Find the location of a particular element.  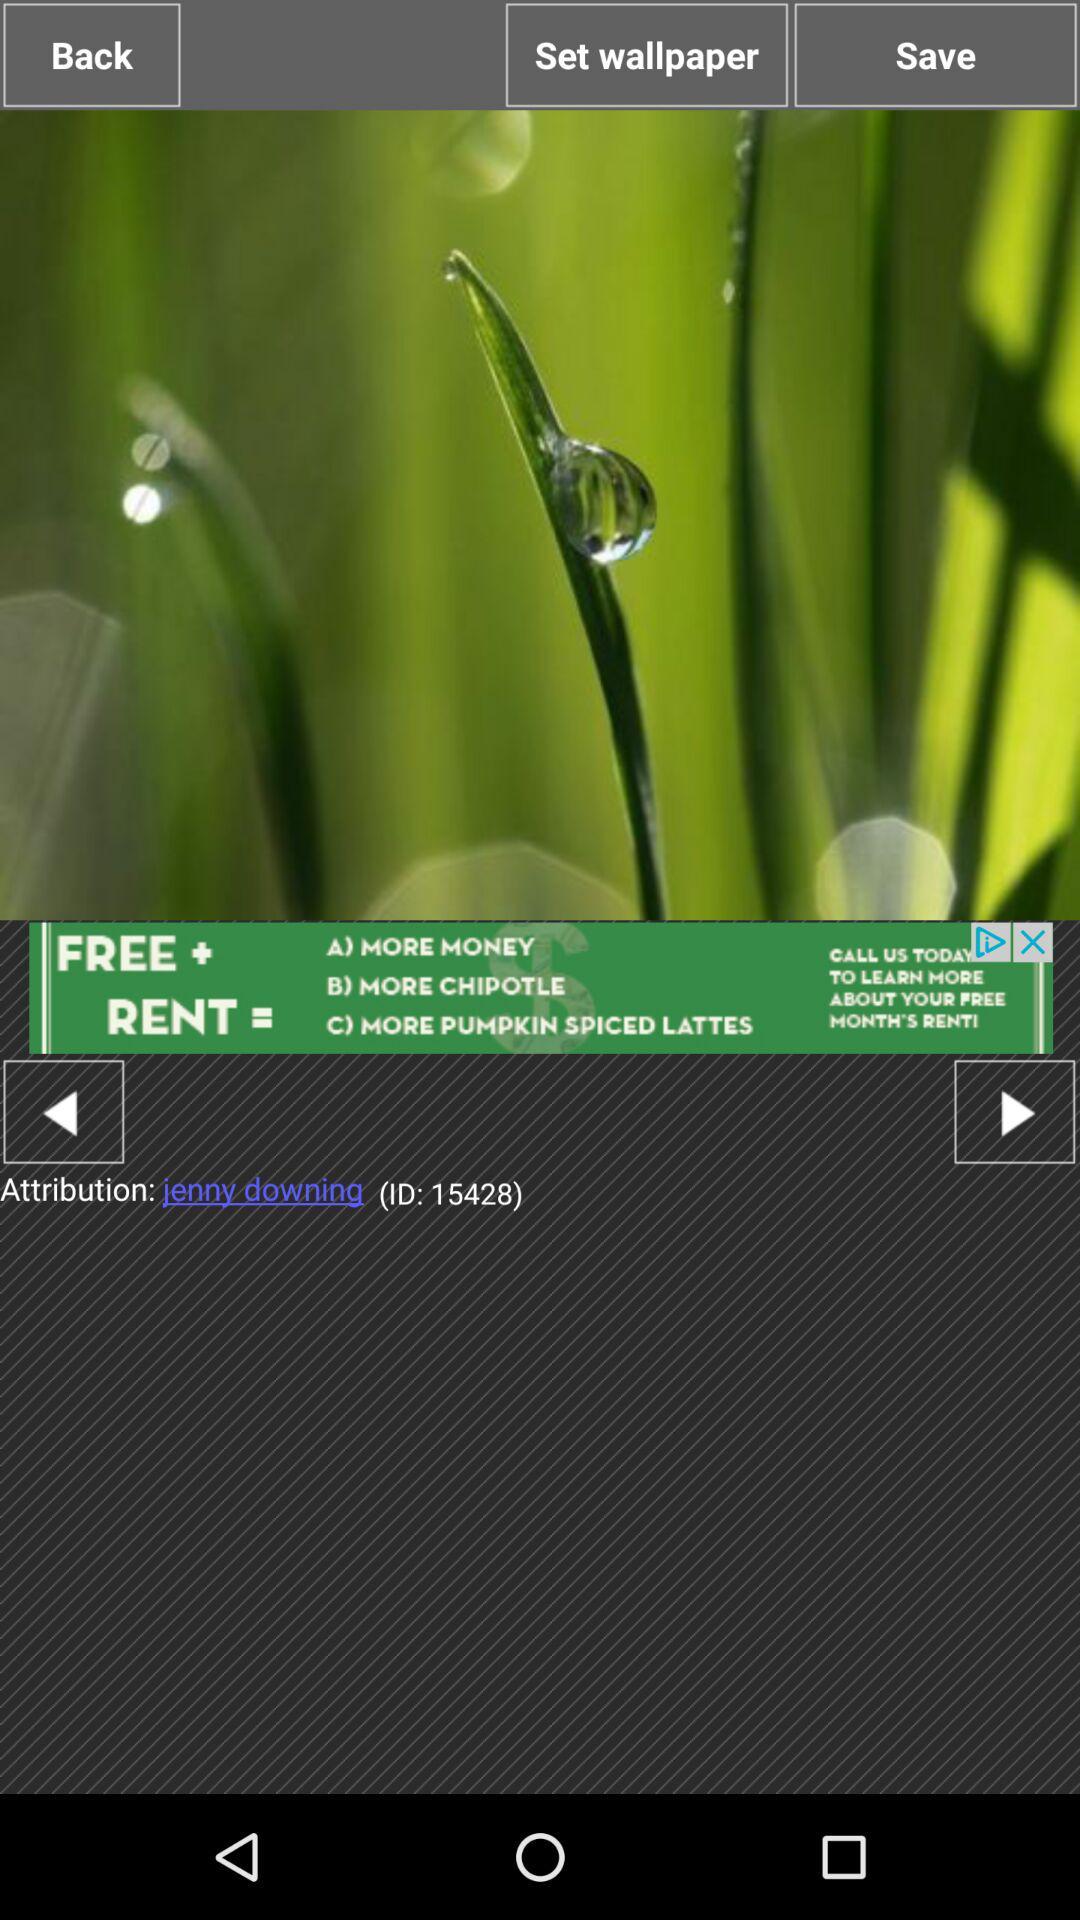

previous is located at coordinates (62, 1110).